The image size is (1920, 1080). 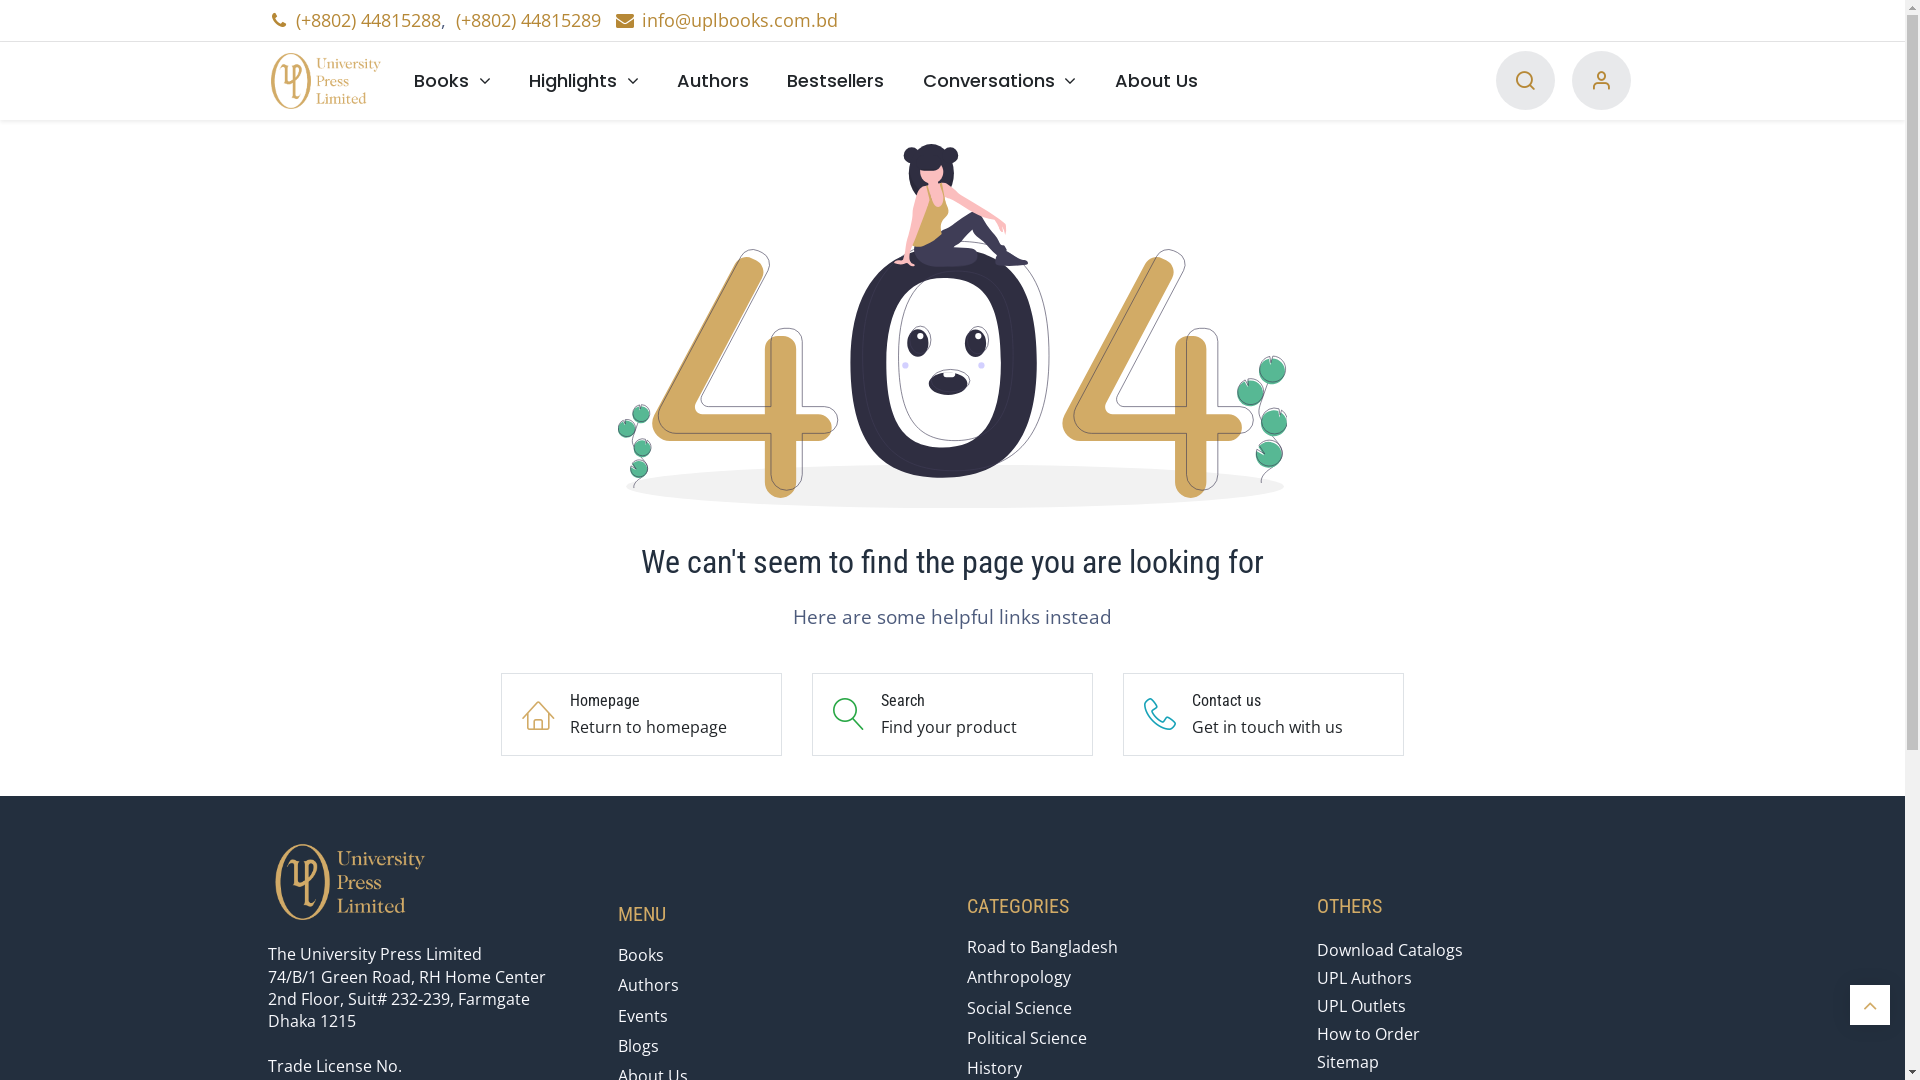 What do you see at coordinates (951, 713) in the screenshot?
I see `'Search` at bounding box center [951, 713].